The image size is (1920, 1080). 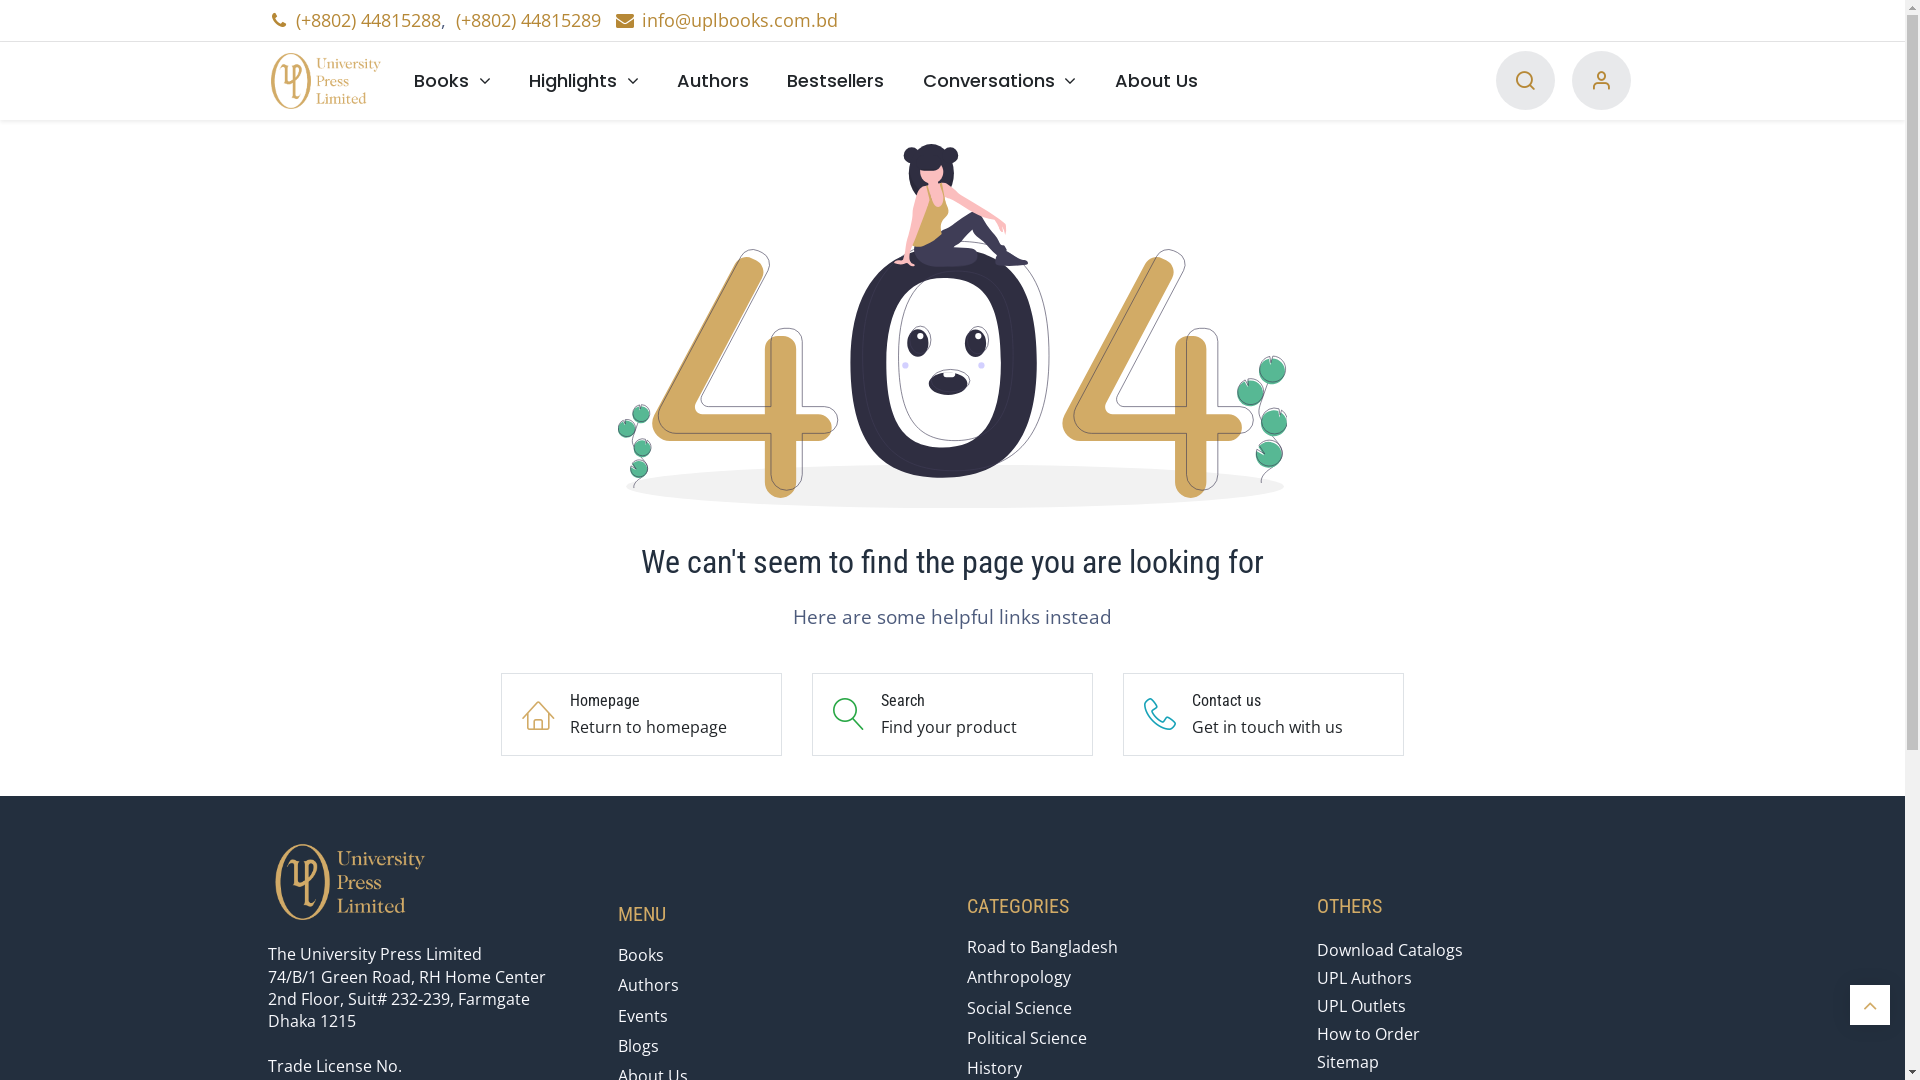 What do you see at coordinates (951, 713) in the screenshot?
I see `'Search` at bounding box center [951, 713].